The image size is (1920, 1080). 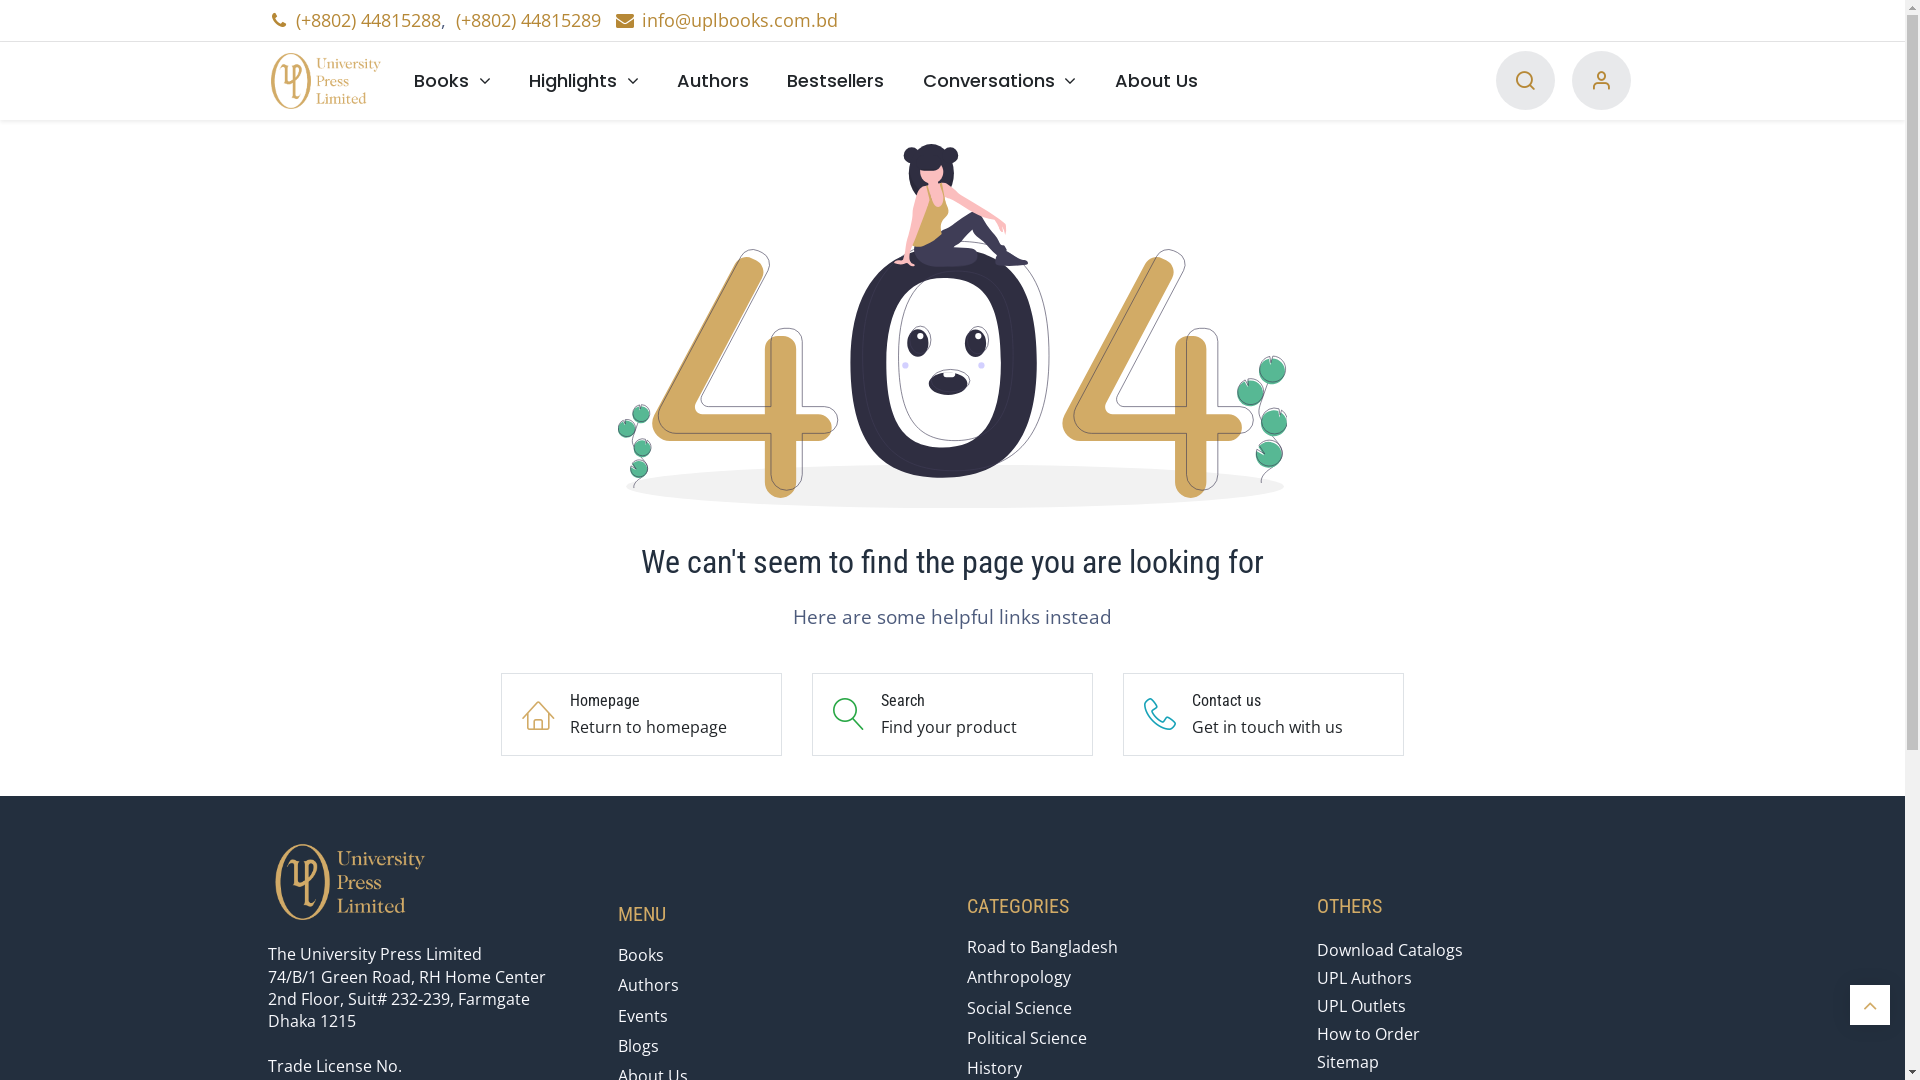 What do you see at coordinates (951, 713) in the screenshot?
I see `'Search` at bounding box center [951, 713].